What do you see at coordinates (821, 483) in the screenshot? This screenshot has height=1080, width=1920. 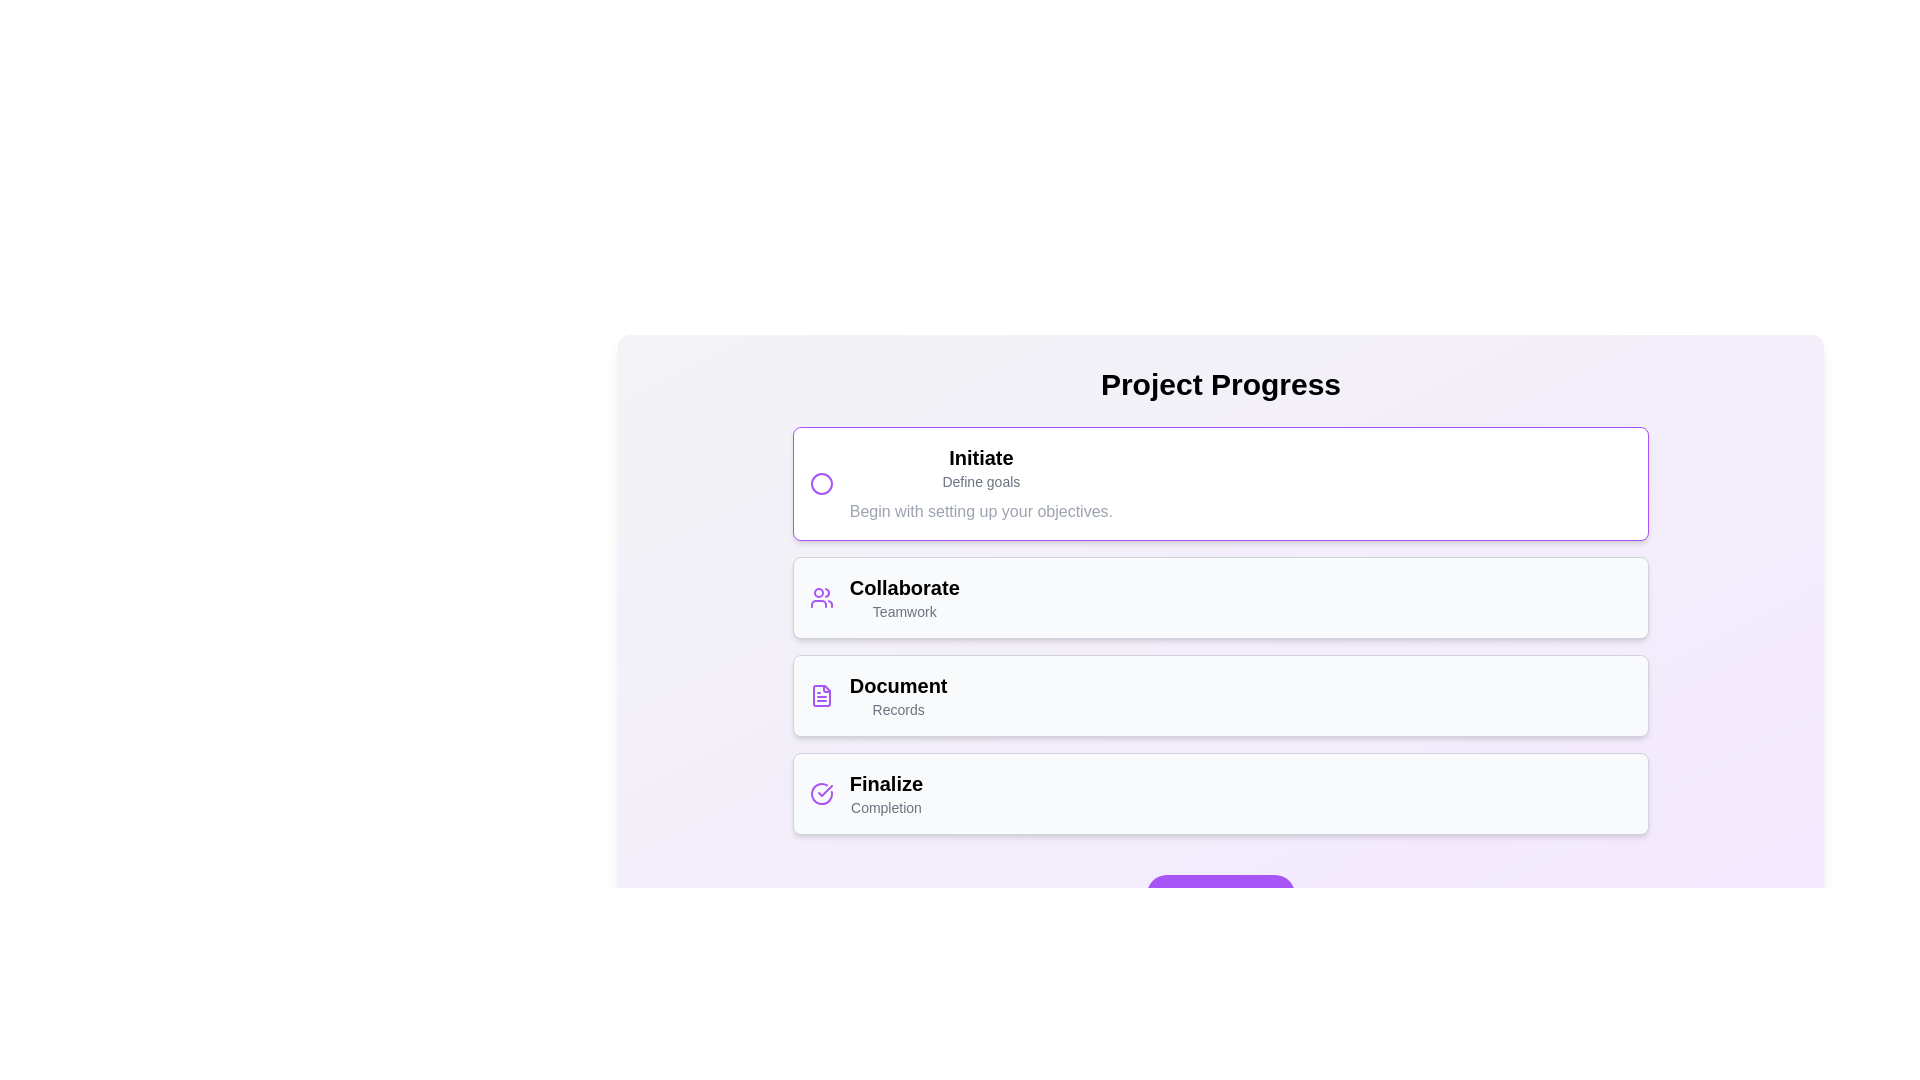 I see `the circular icon with a purple outline located at the leftmost side of the card labeled 'Initiate', which is vertically aligned in the middle of the card's content area` at bounding box center [821, 483].